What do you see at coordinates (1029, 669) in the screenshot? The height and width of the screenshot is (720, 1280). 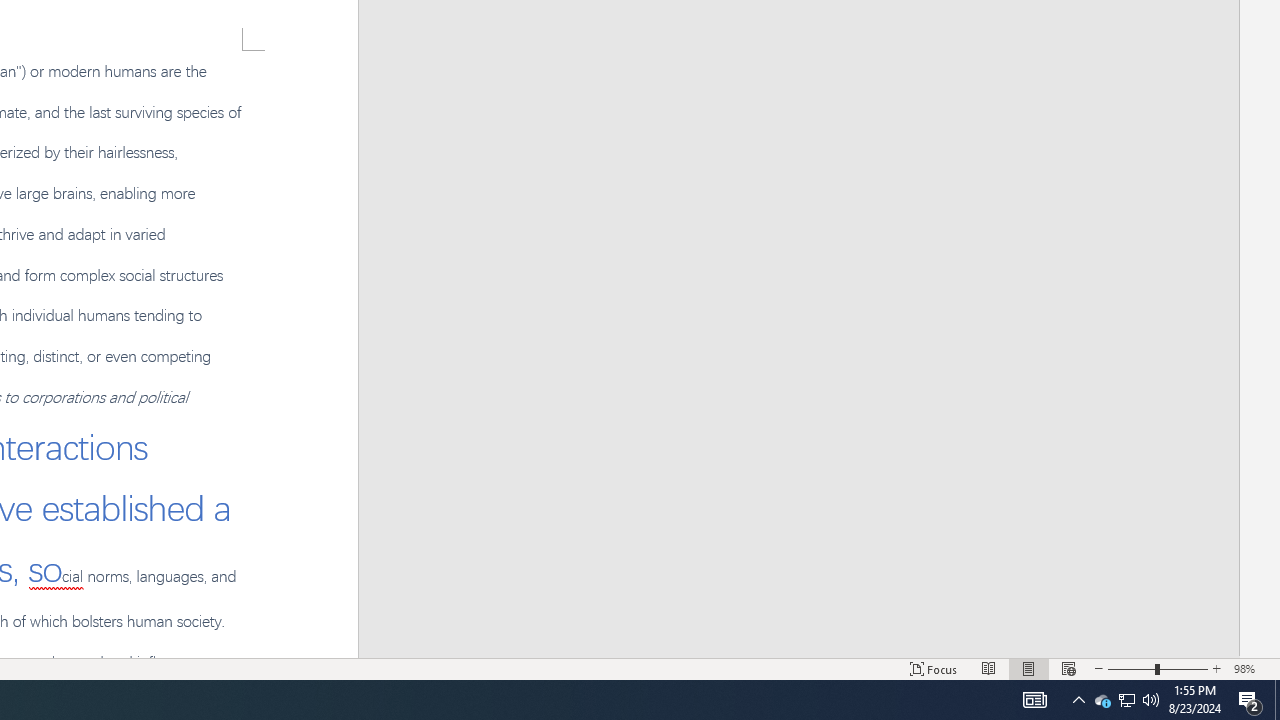 I see `'Print Layout'` at bounding box center [1029, 669].